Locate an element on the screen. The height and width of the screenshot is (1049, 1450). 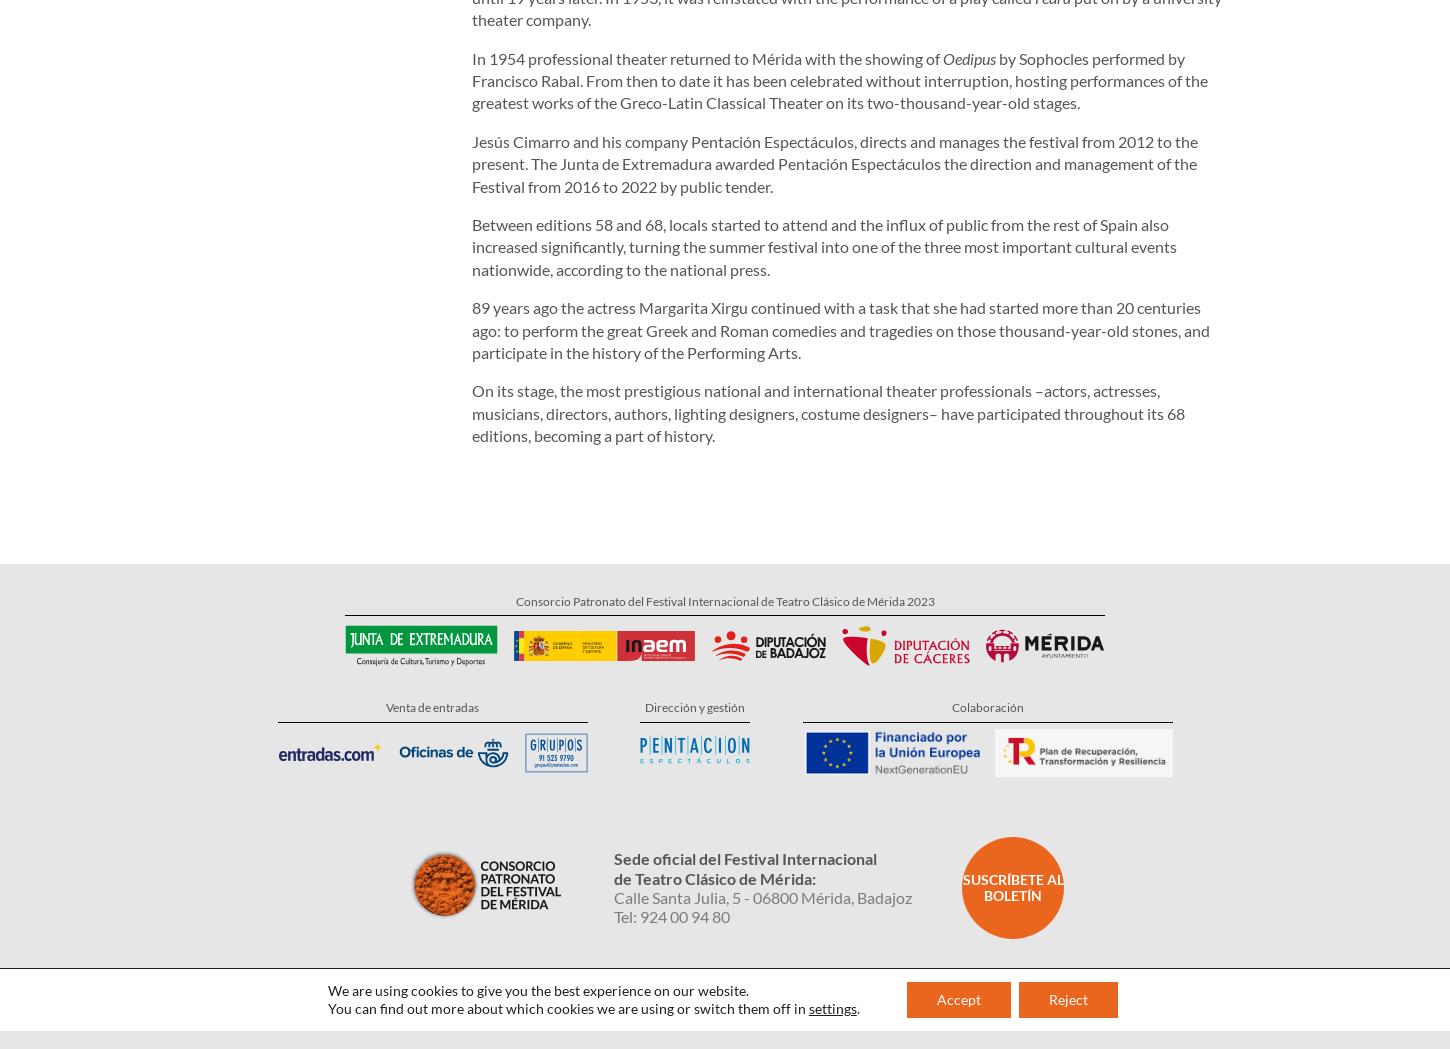
'Política de Privacidad' is located at coordinates (517, 941).